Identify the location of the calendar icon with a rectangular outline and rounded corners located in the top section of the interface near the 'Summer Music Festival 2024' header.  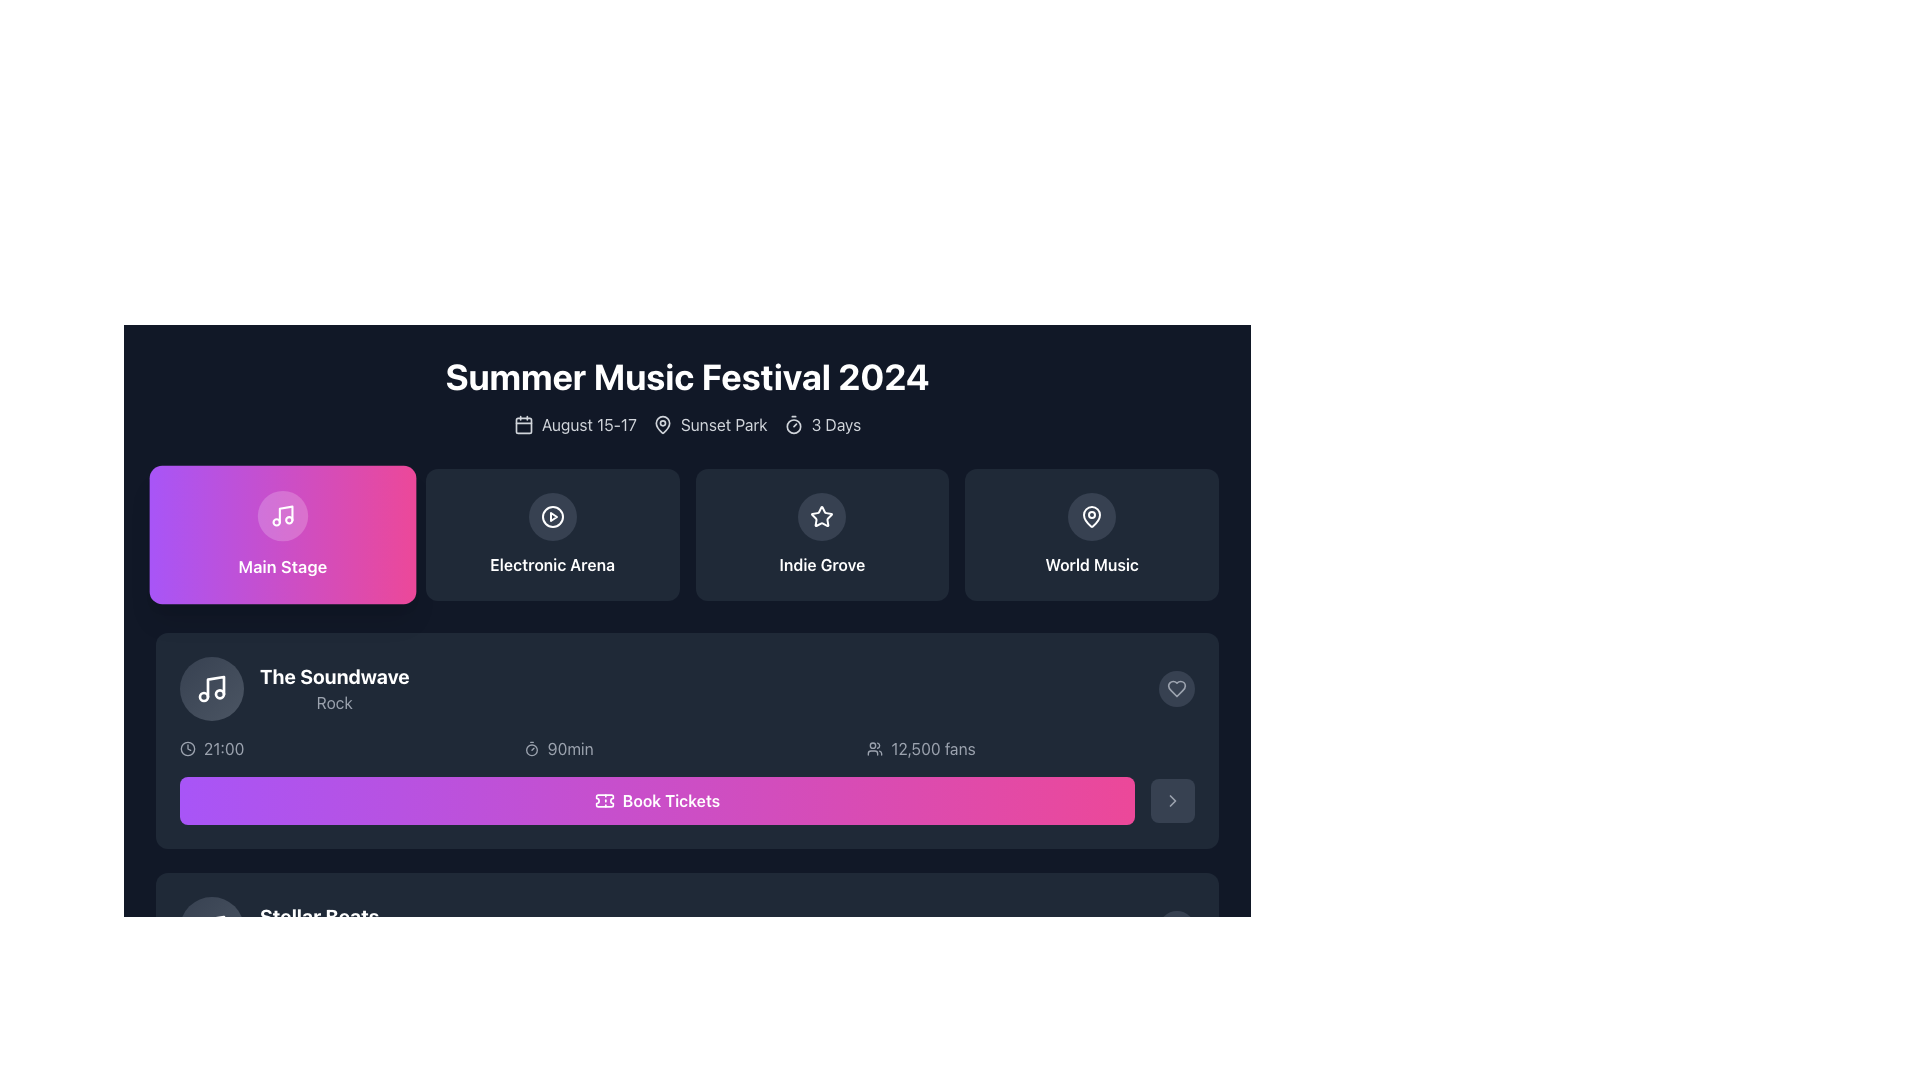
(523, 423).